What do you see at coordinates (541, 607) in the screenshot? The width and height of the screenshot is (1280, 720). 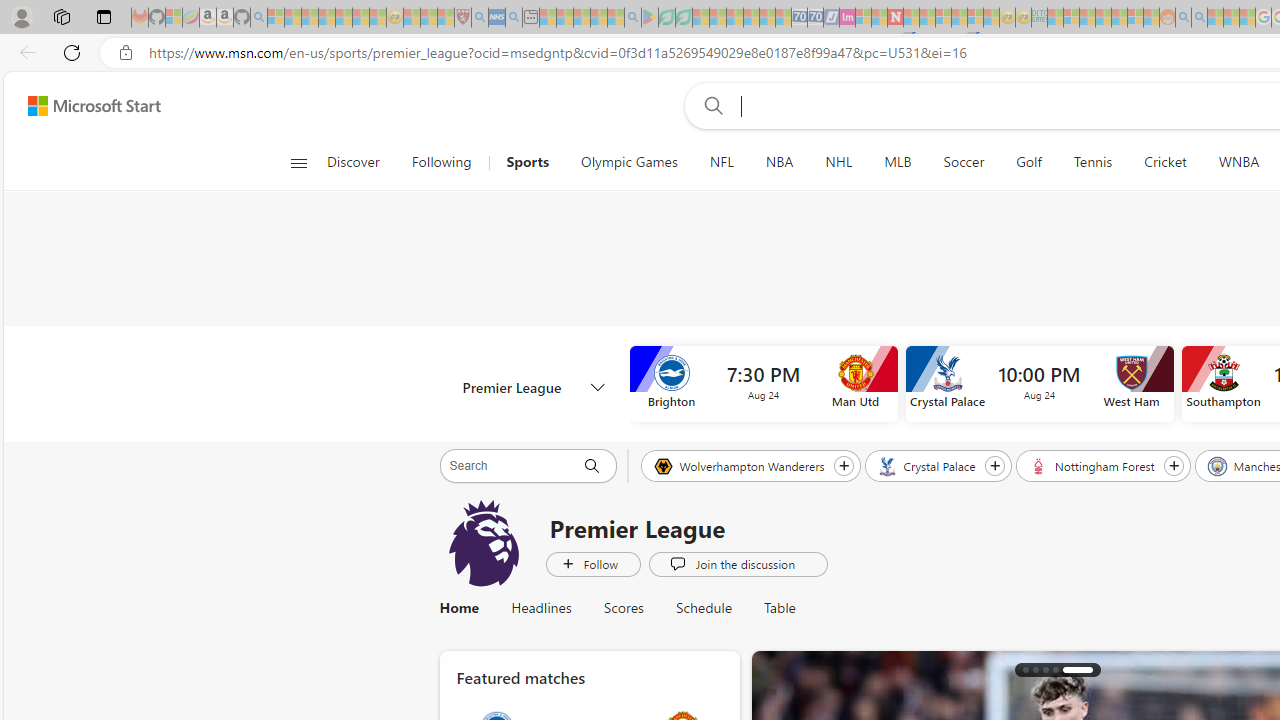 I see `'Headlines'` at bounding box center [541, 607].